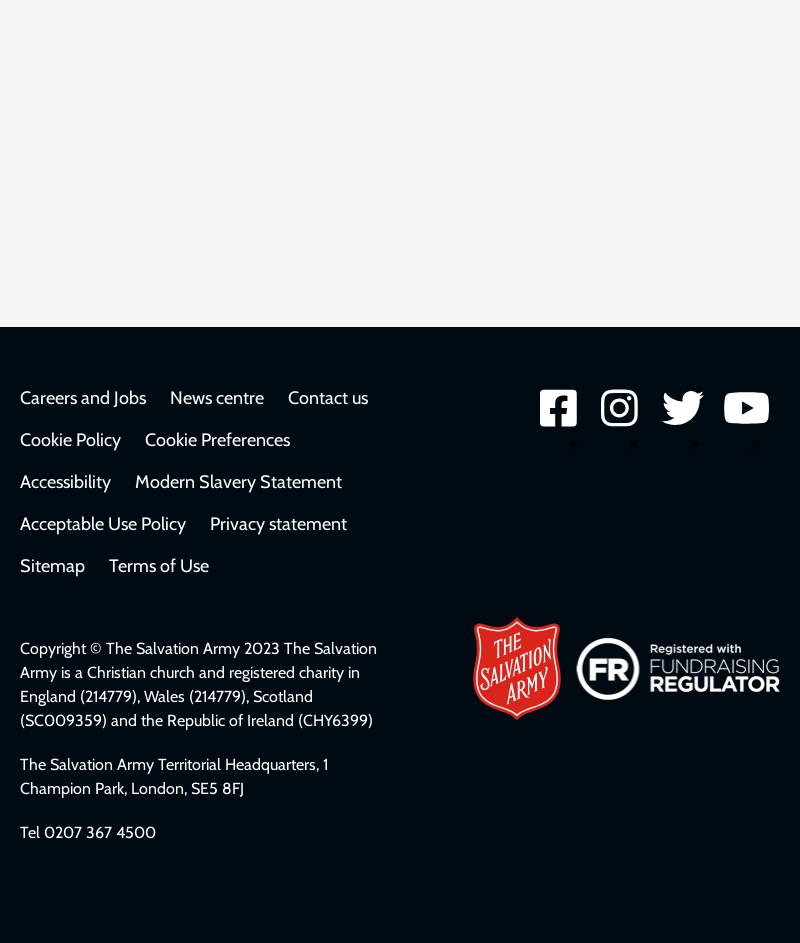 The width and height of the screenshot is (800, 943). Describe the element at coordinates (70, 440) in the screenshot. I see `'Cookie Policy'` at that location.